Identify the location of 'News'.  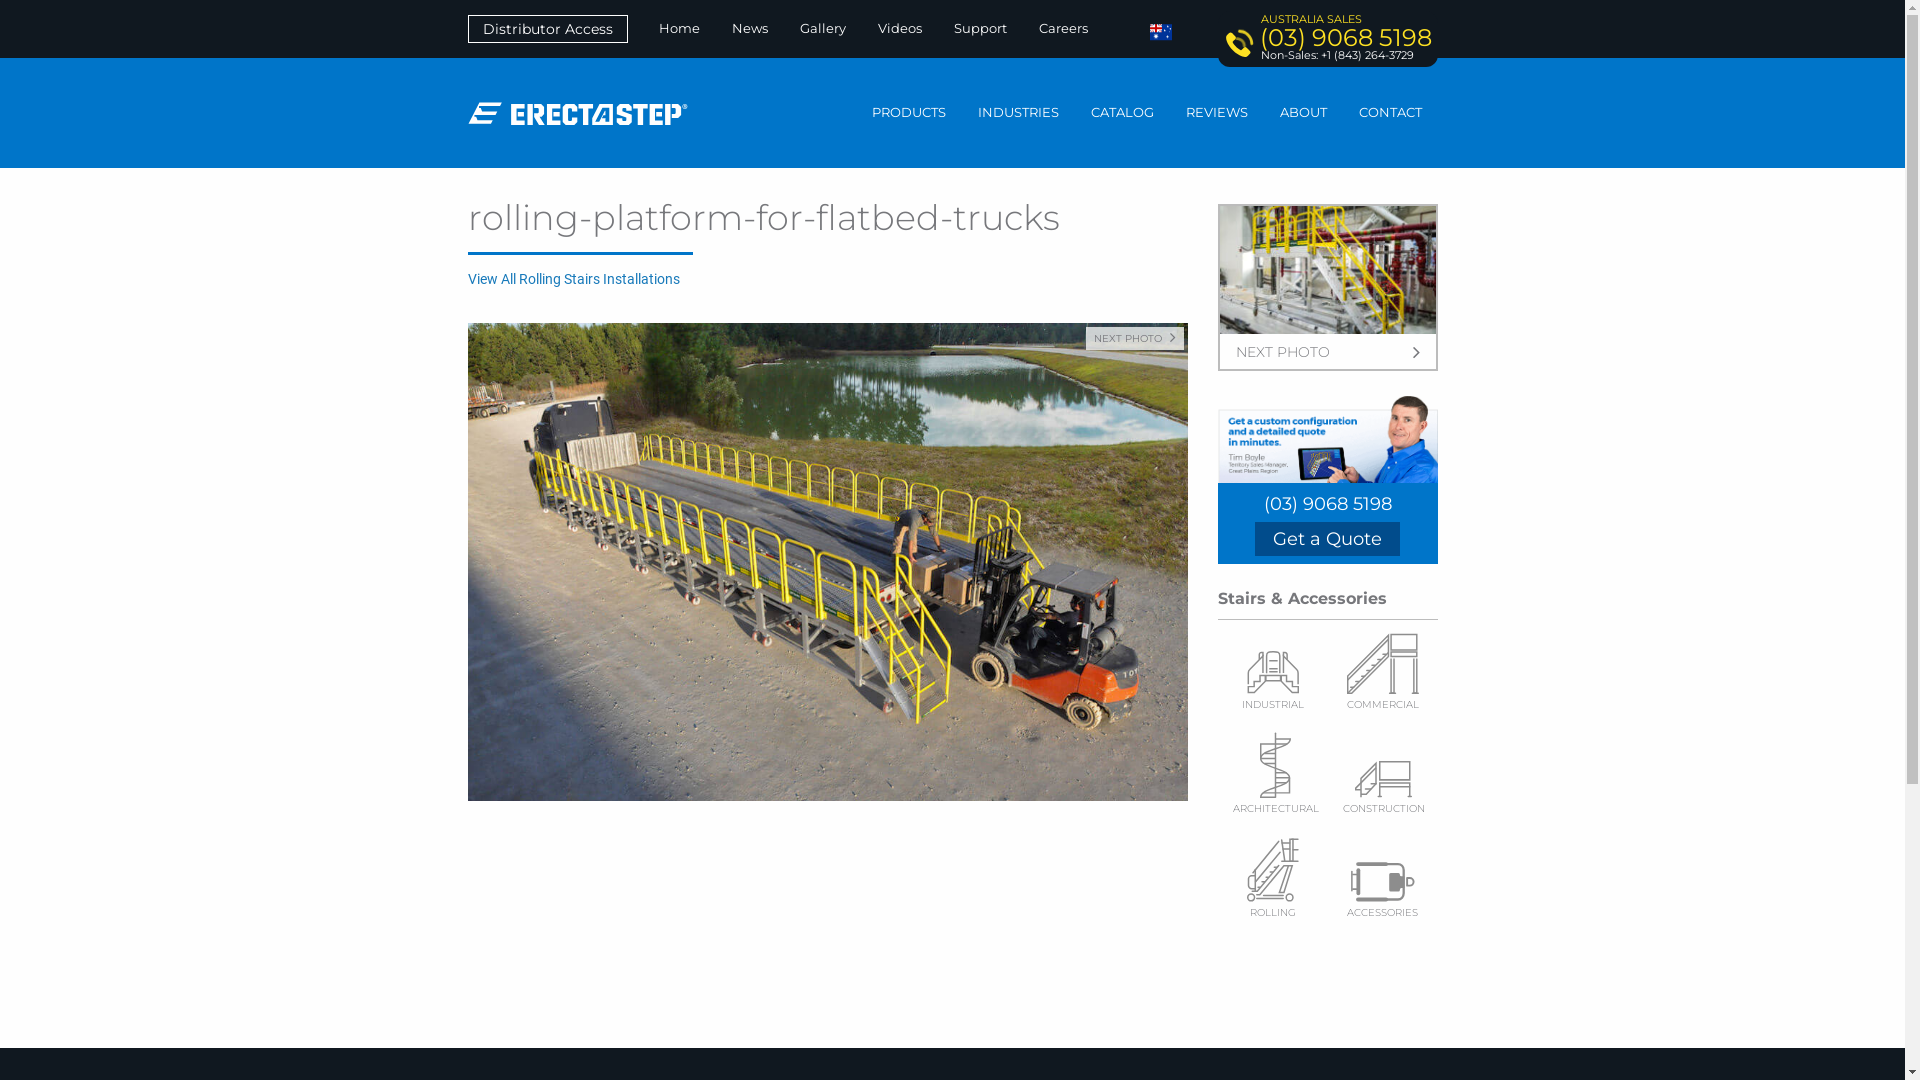
(715, 28).